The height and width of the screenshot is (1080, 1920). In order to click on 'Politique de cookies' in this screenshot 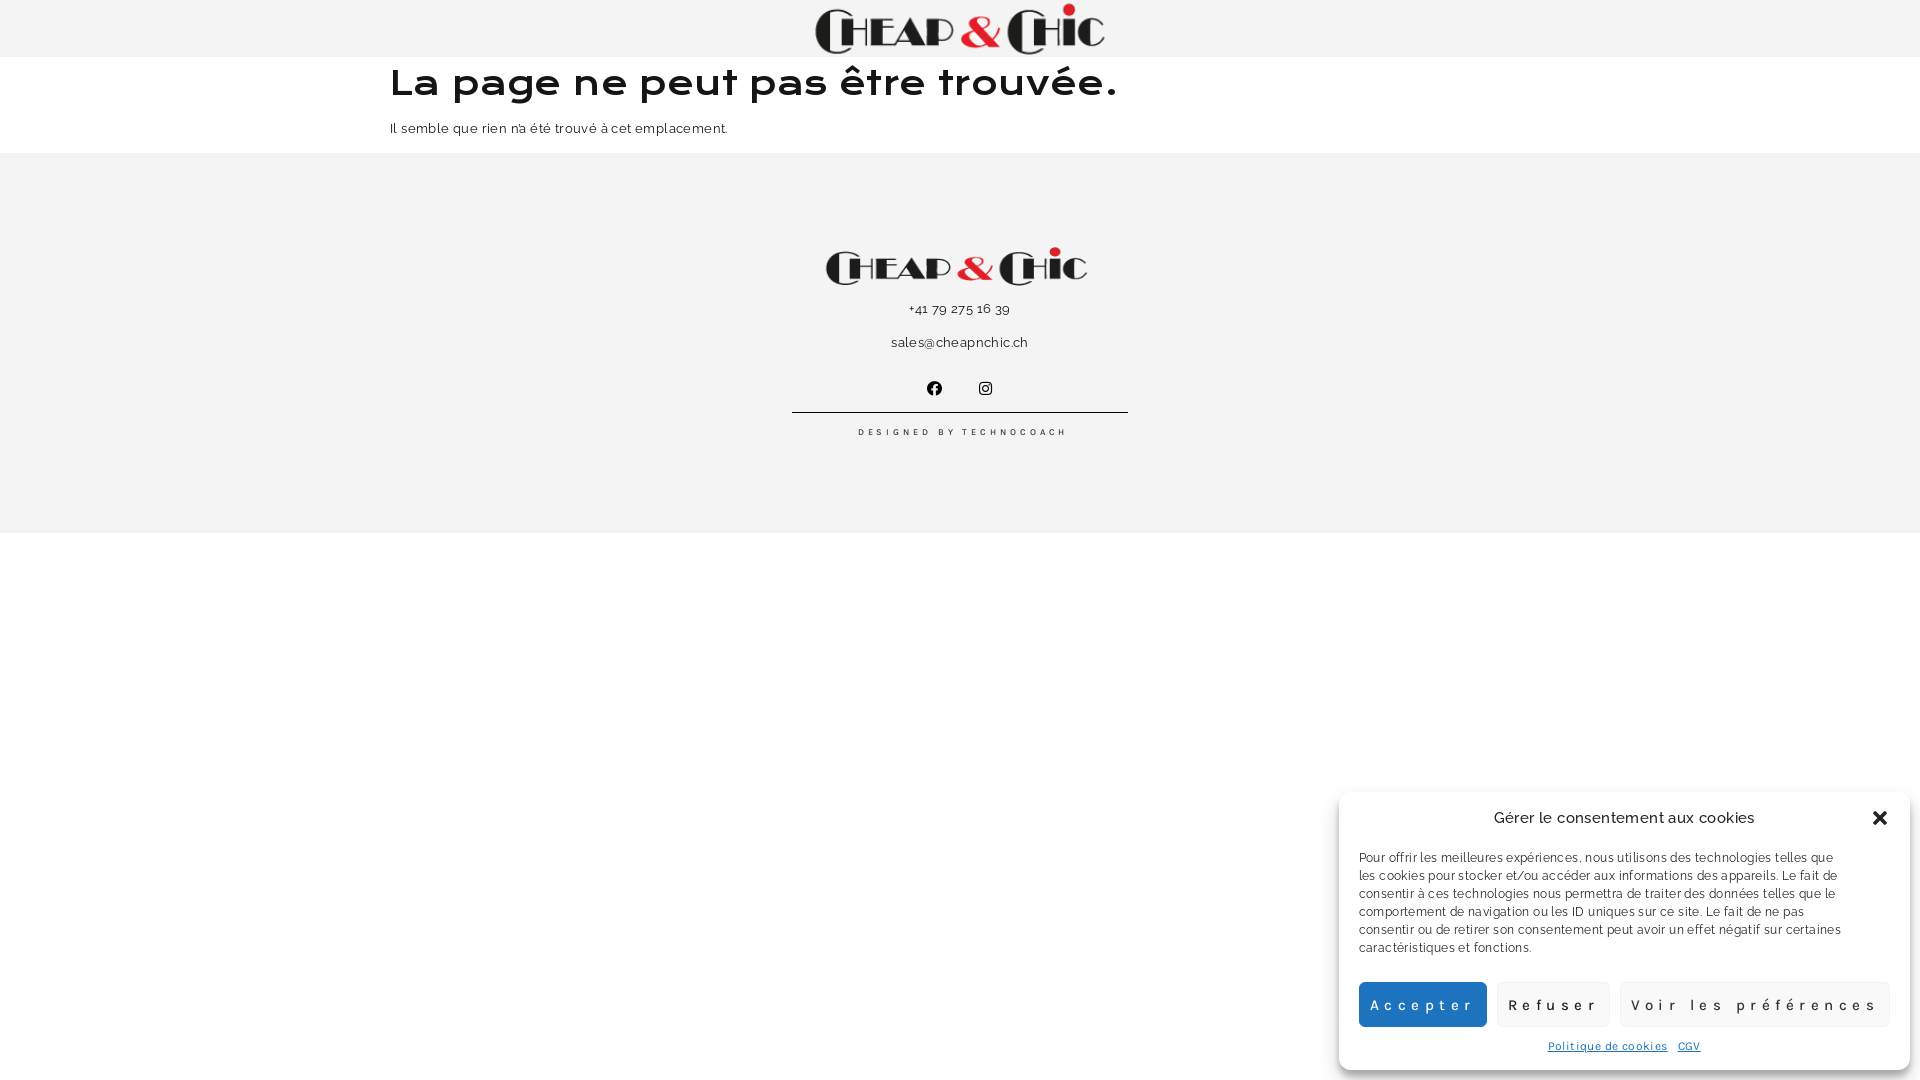, I will do `click(1608, 1044)`.